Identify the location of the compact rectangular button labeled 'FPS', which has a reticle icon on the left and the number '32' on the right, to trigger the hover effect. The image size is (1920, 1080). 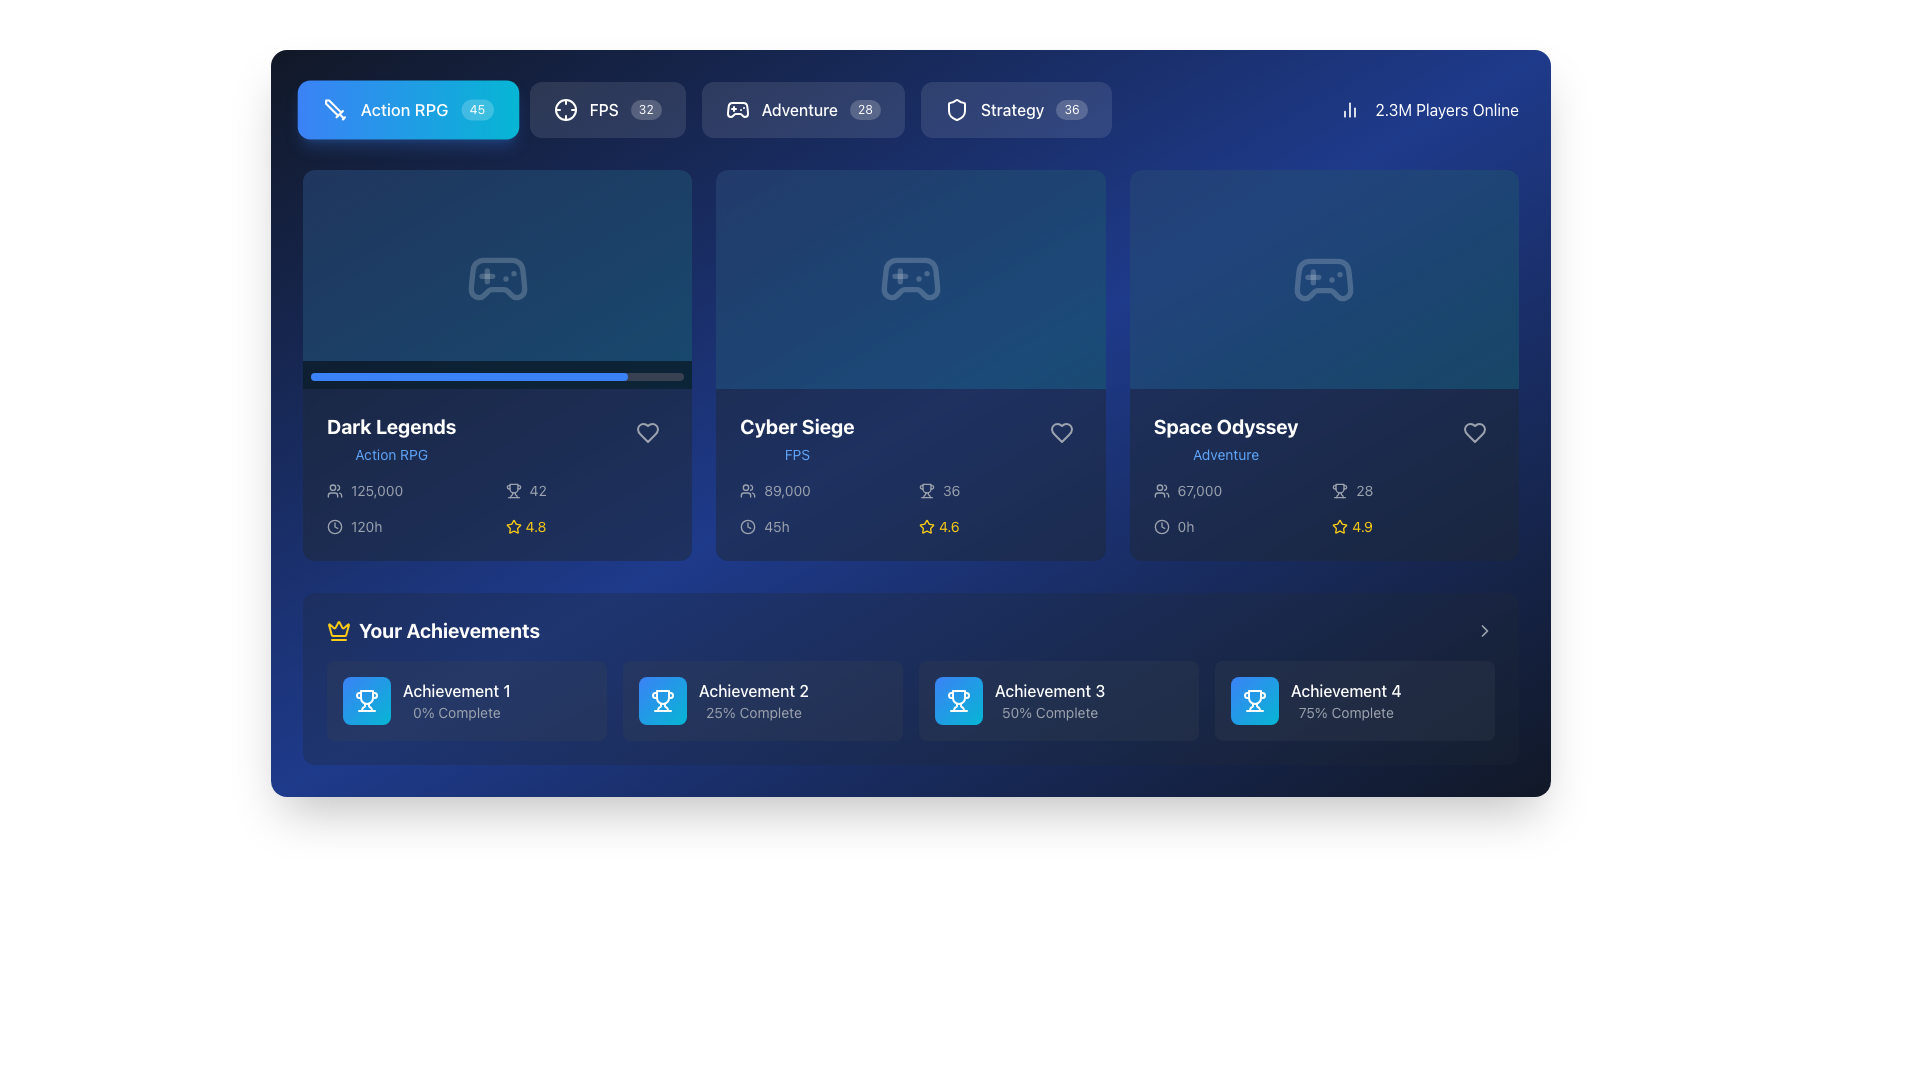
(606, 110).